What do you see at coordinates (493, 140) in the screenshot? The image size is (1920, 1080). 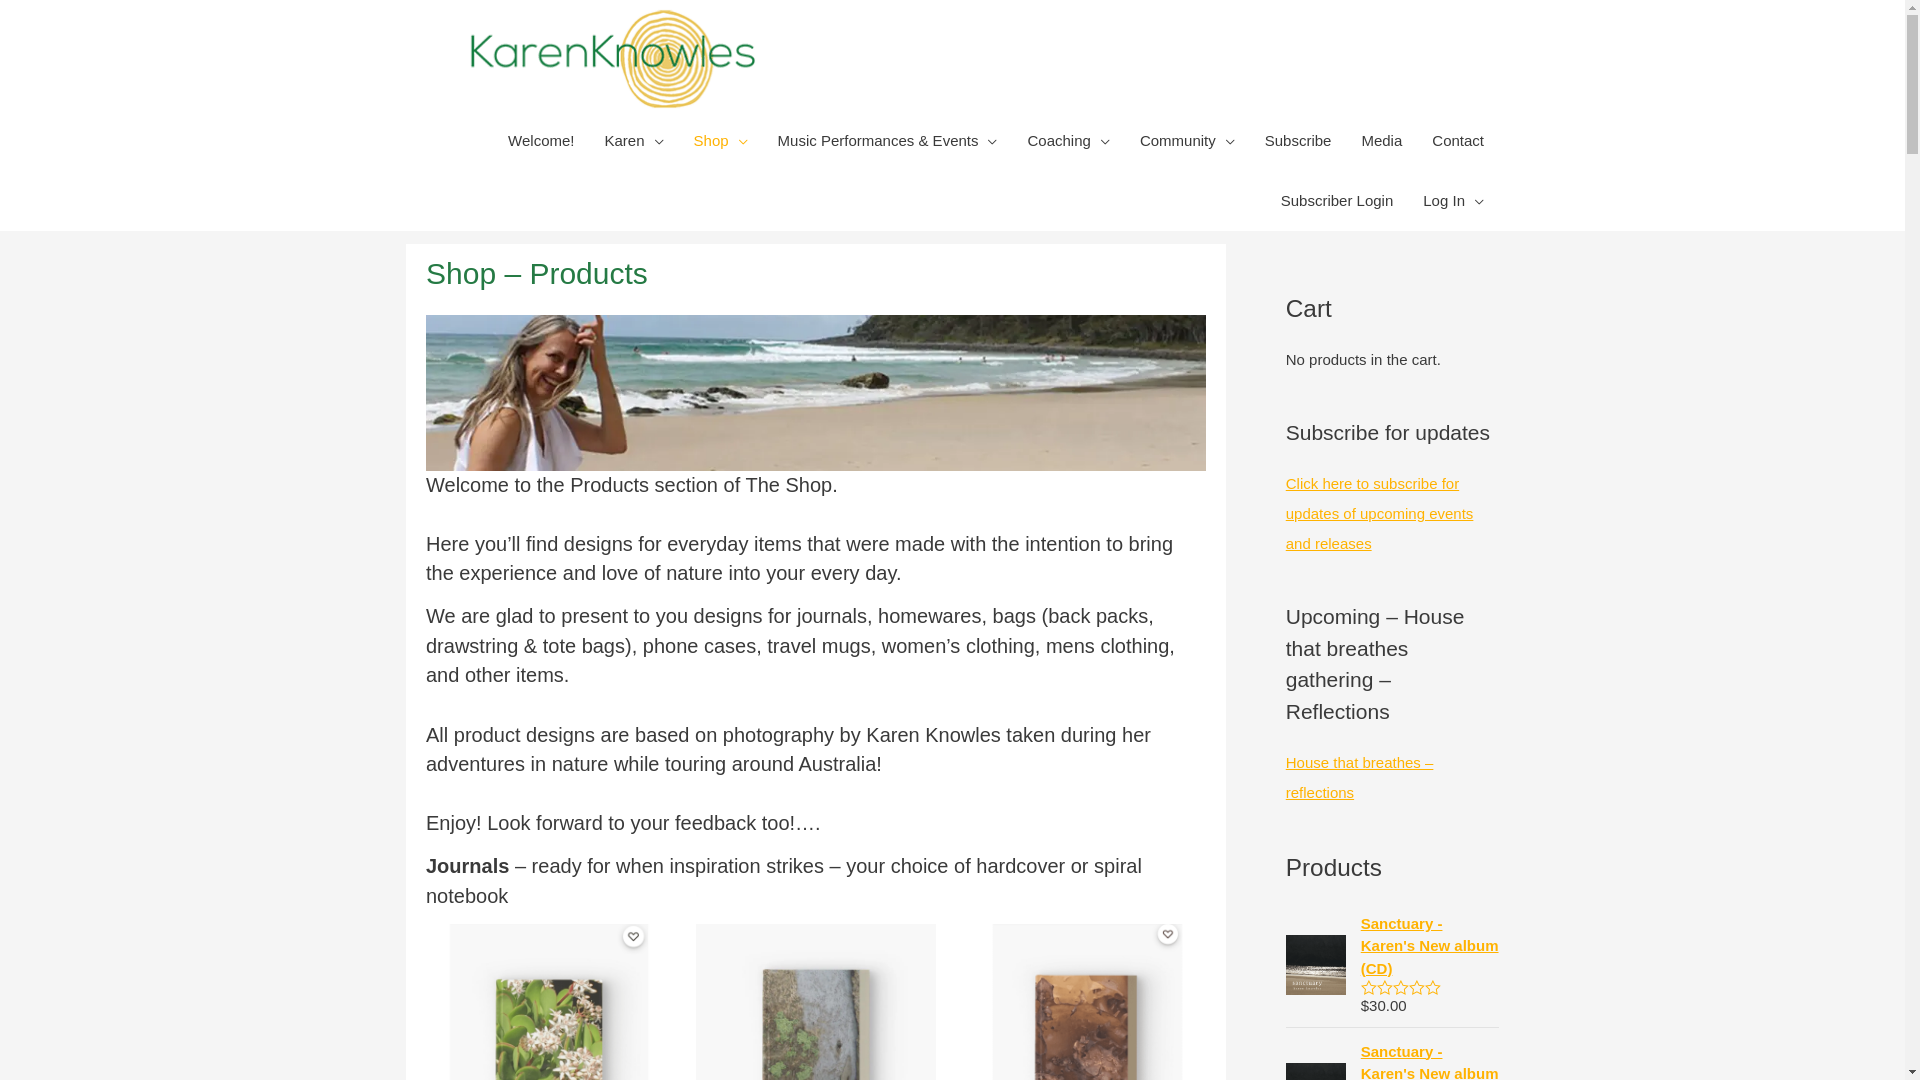 I see `'Welcome!'` at bounding box center [493, 140].